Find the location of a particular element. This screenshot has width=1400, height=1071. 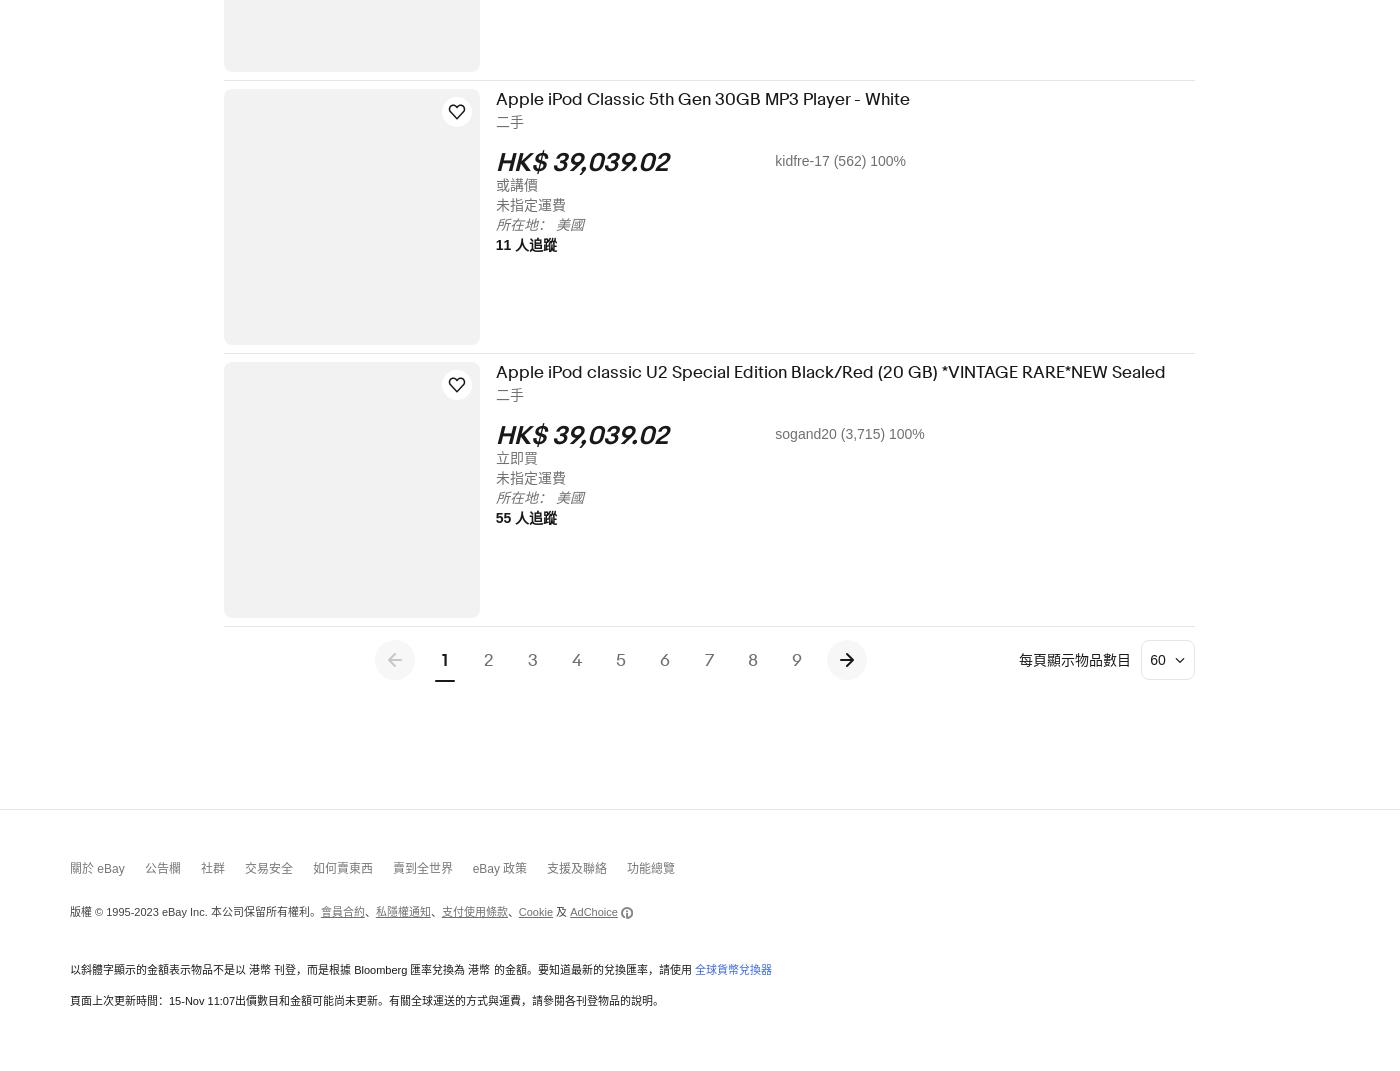

'3' is located at coordinates (546, 658).